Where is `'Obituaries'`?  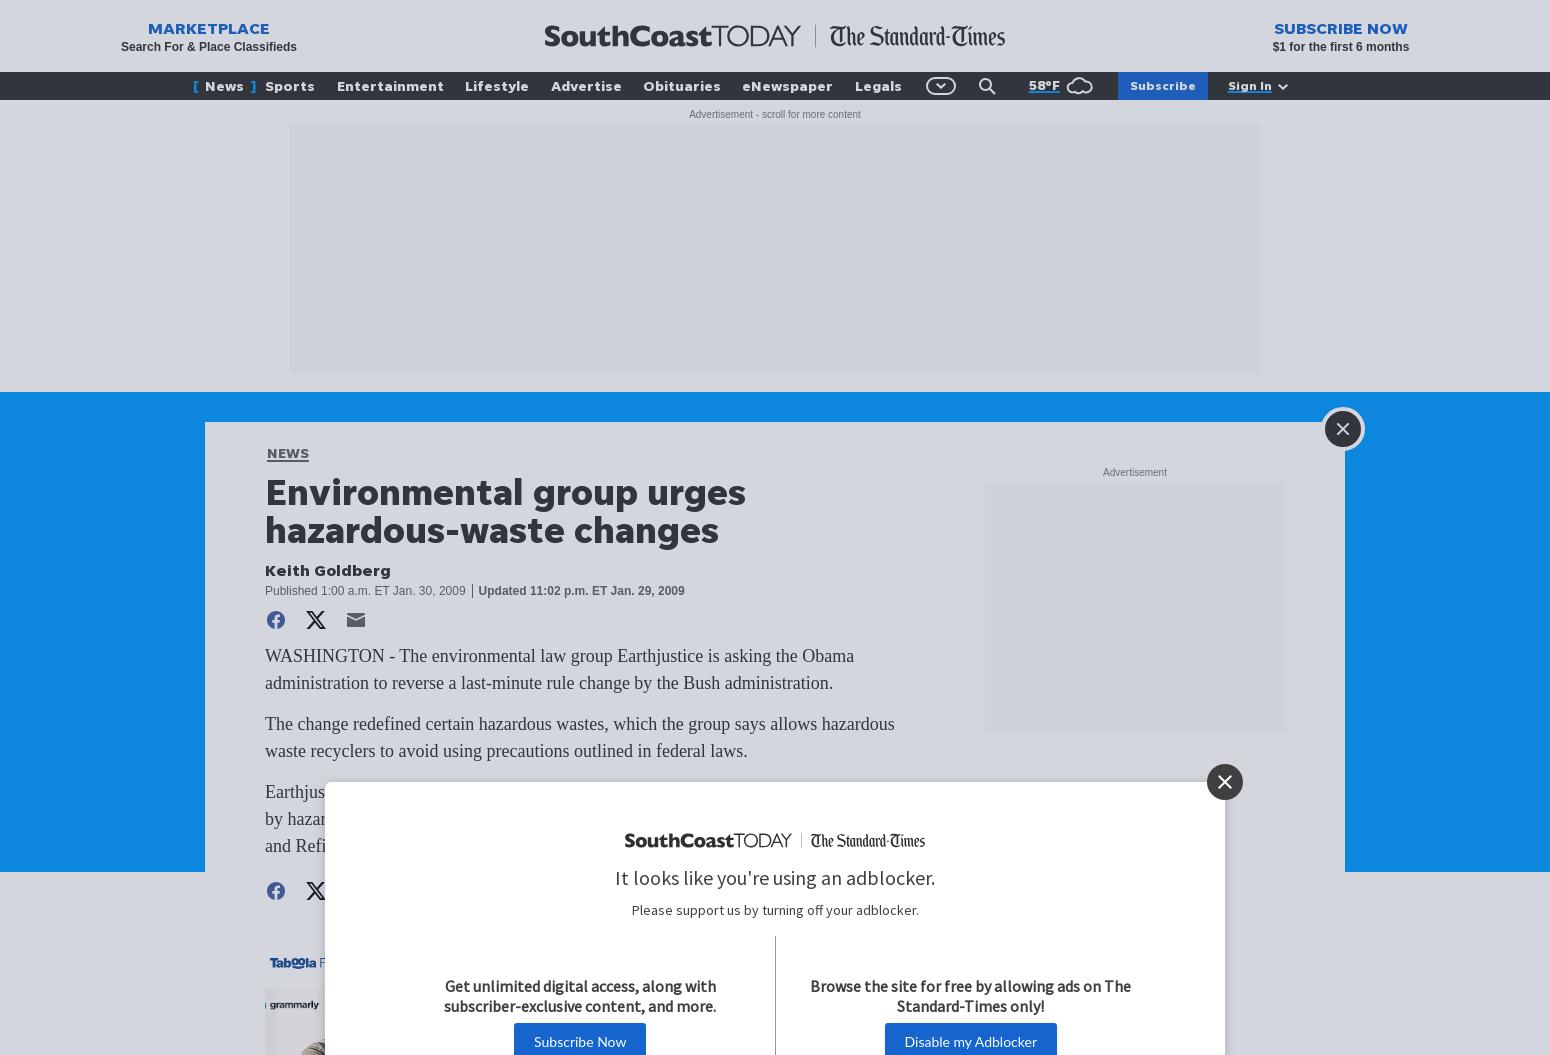
'Obituaries' is located at coordinates (681, 84).